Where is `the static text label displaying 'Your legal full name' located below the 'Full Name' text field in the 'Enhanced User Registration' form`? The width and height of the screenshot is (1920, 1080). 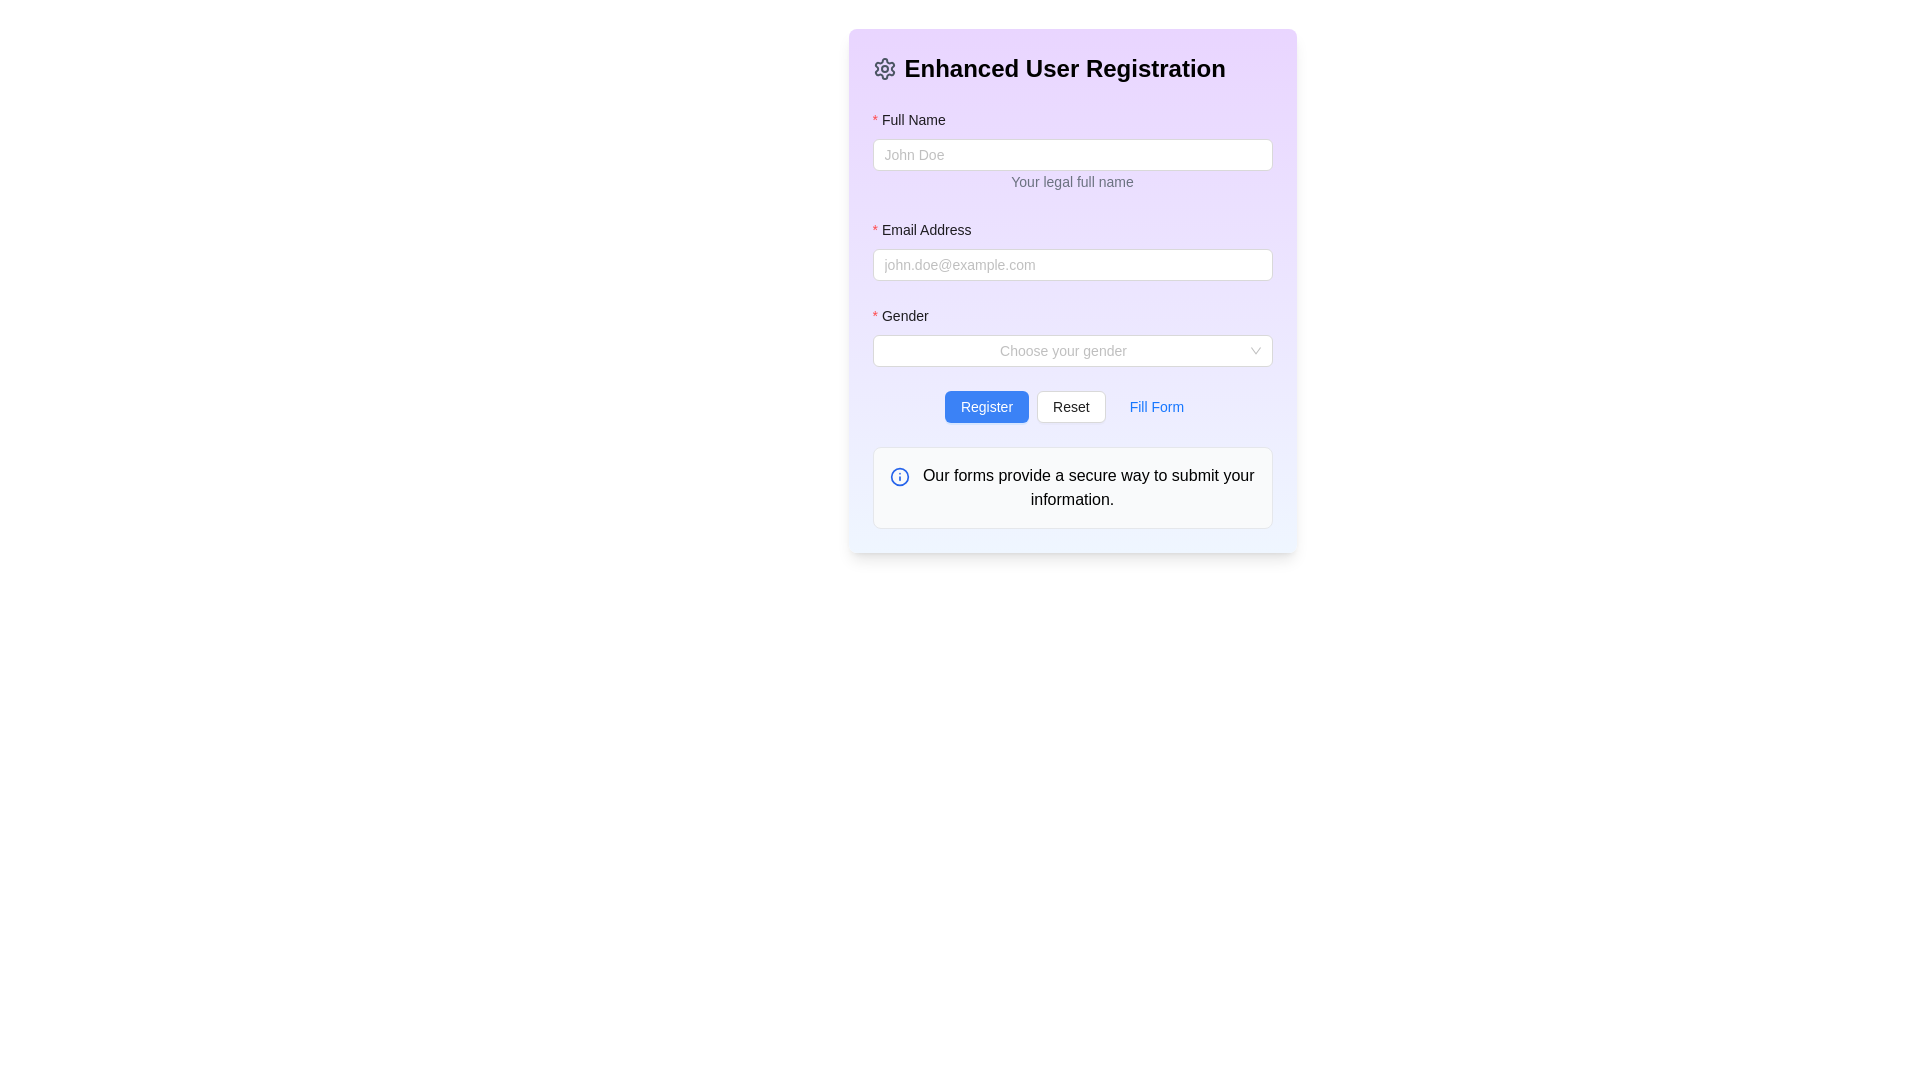
the static text label displaying 'Your legal full name' located below the 'Full Name' text field in the 'Enhanced User Registration' form is located at coordinates (1071, 181).